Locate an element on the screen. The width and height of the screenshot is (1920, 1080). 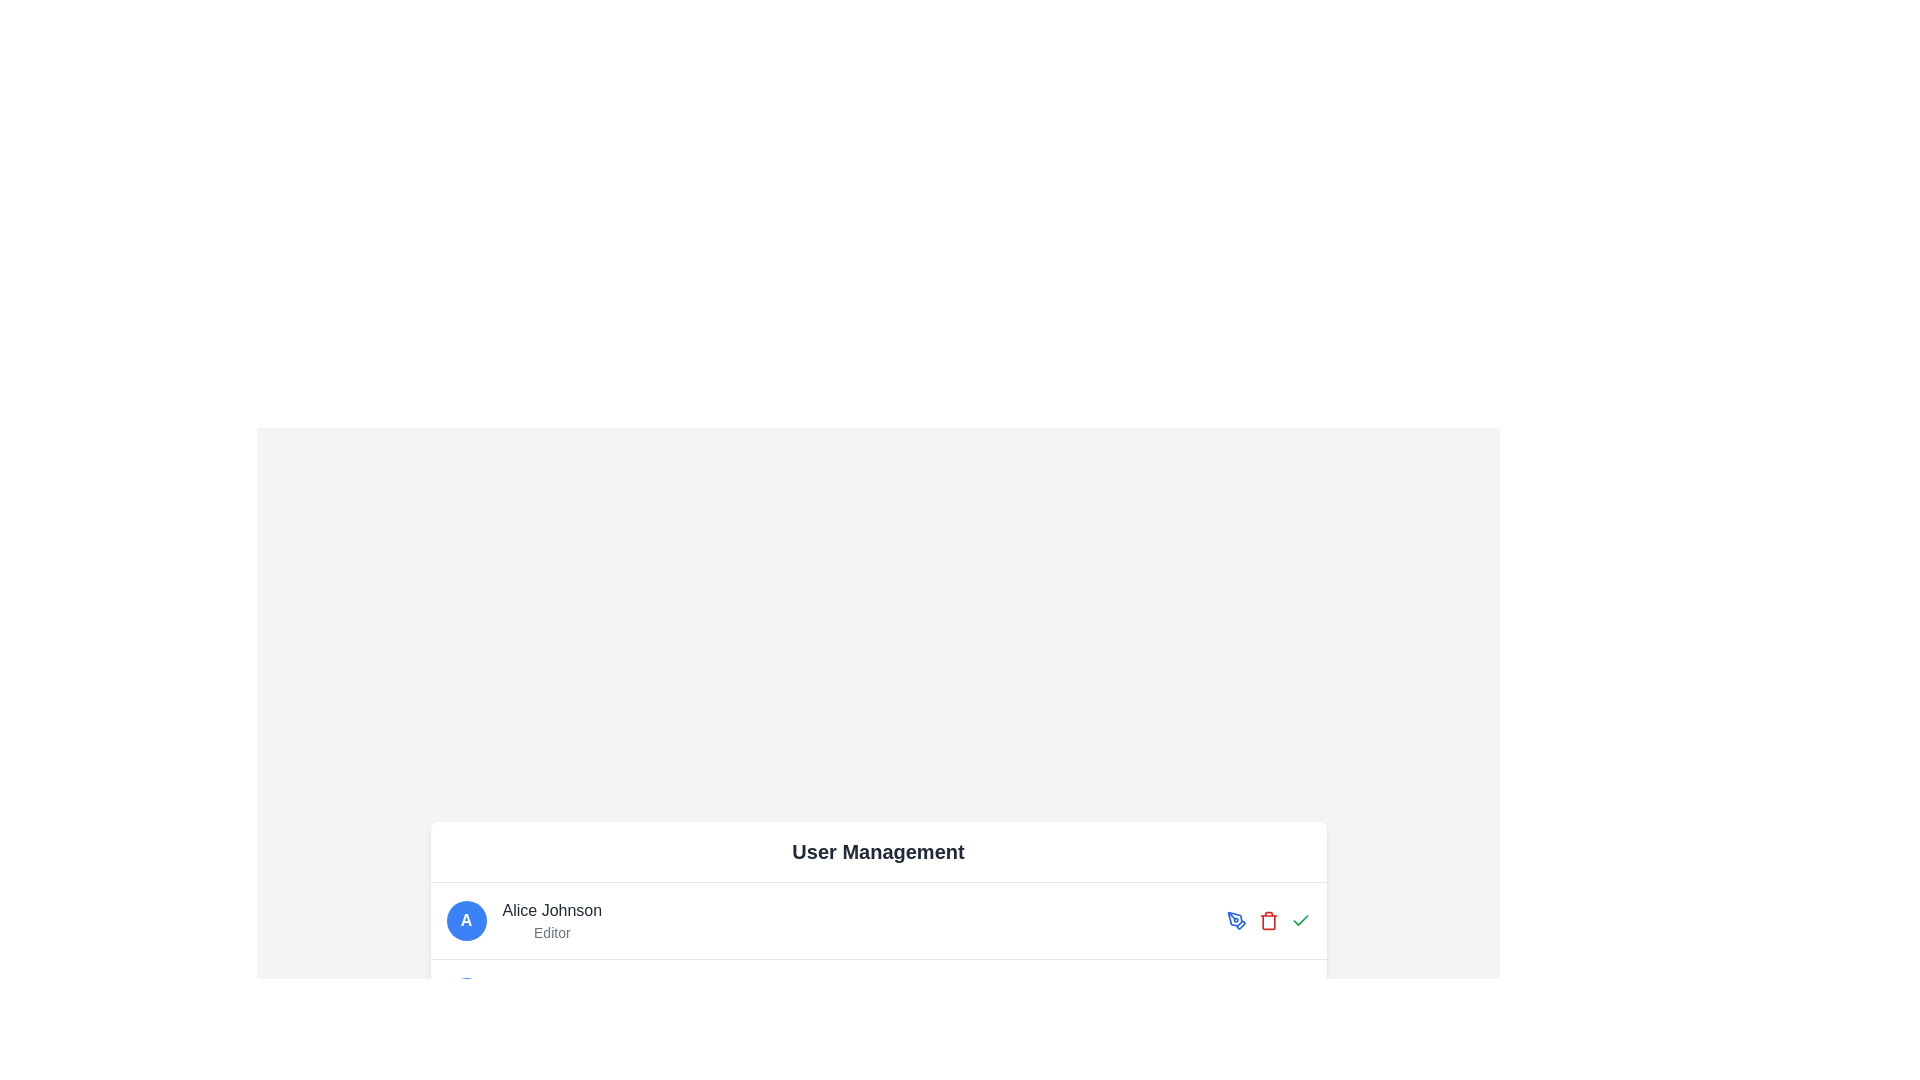
the first icon in the horizontal layout of interactive icons is located at coordinates (1235, 921).